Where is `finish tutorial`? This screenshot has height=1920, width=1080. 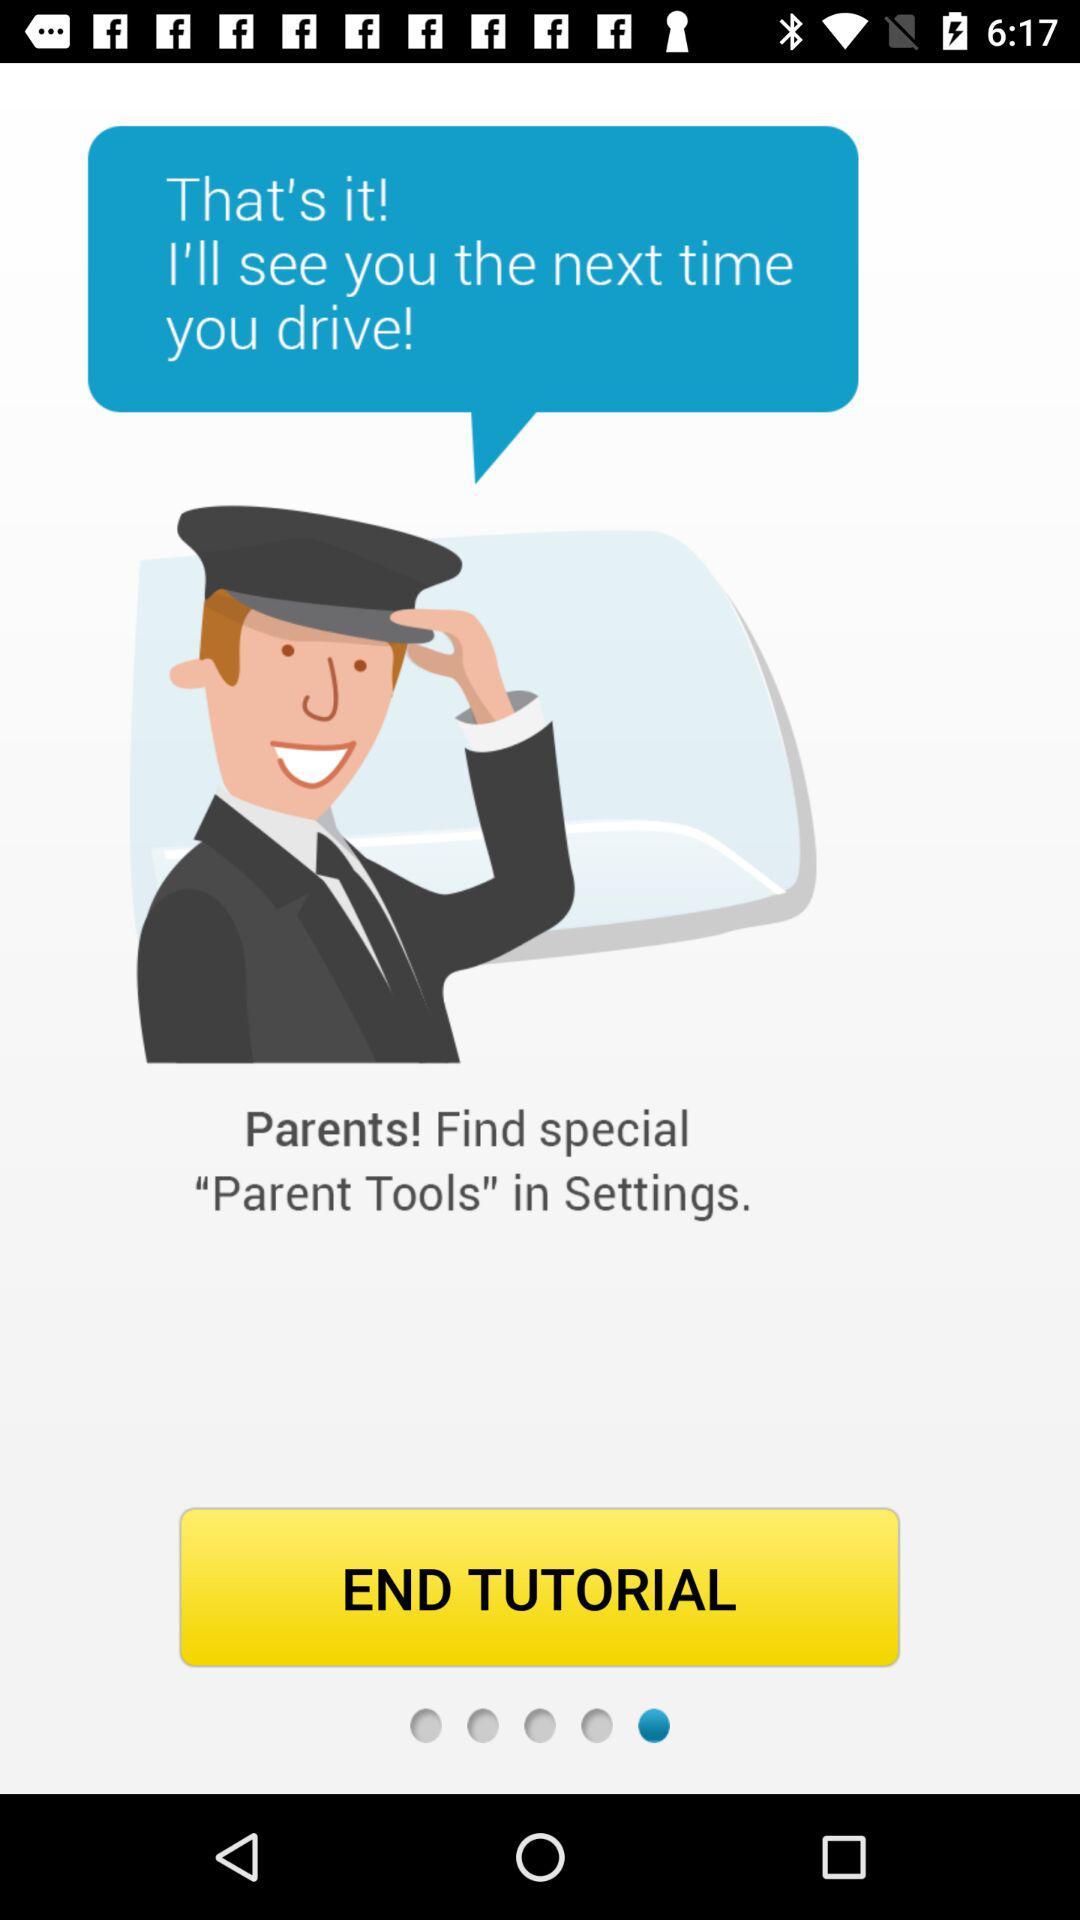 finish tutorial is located at coordinates (596, 1724).